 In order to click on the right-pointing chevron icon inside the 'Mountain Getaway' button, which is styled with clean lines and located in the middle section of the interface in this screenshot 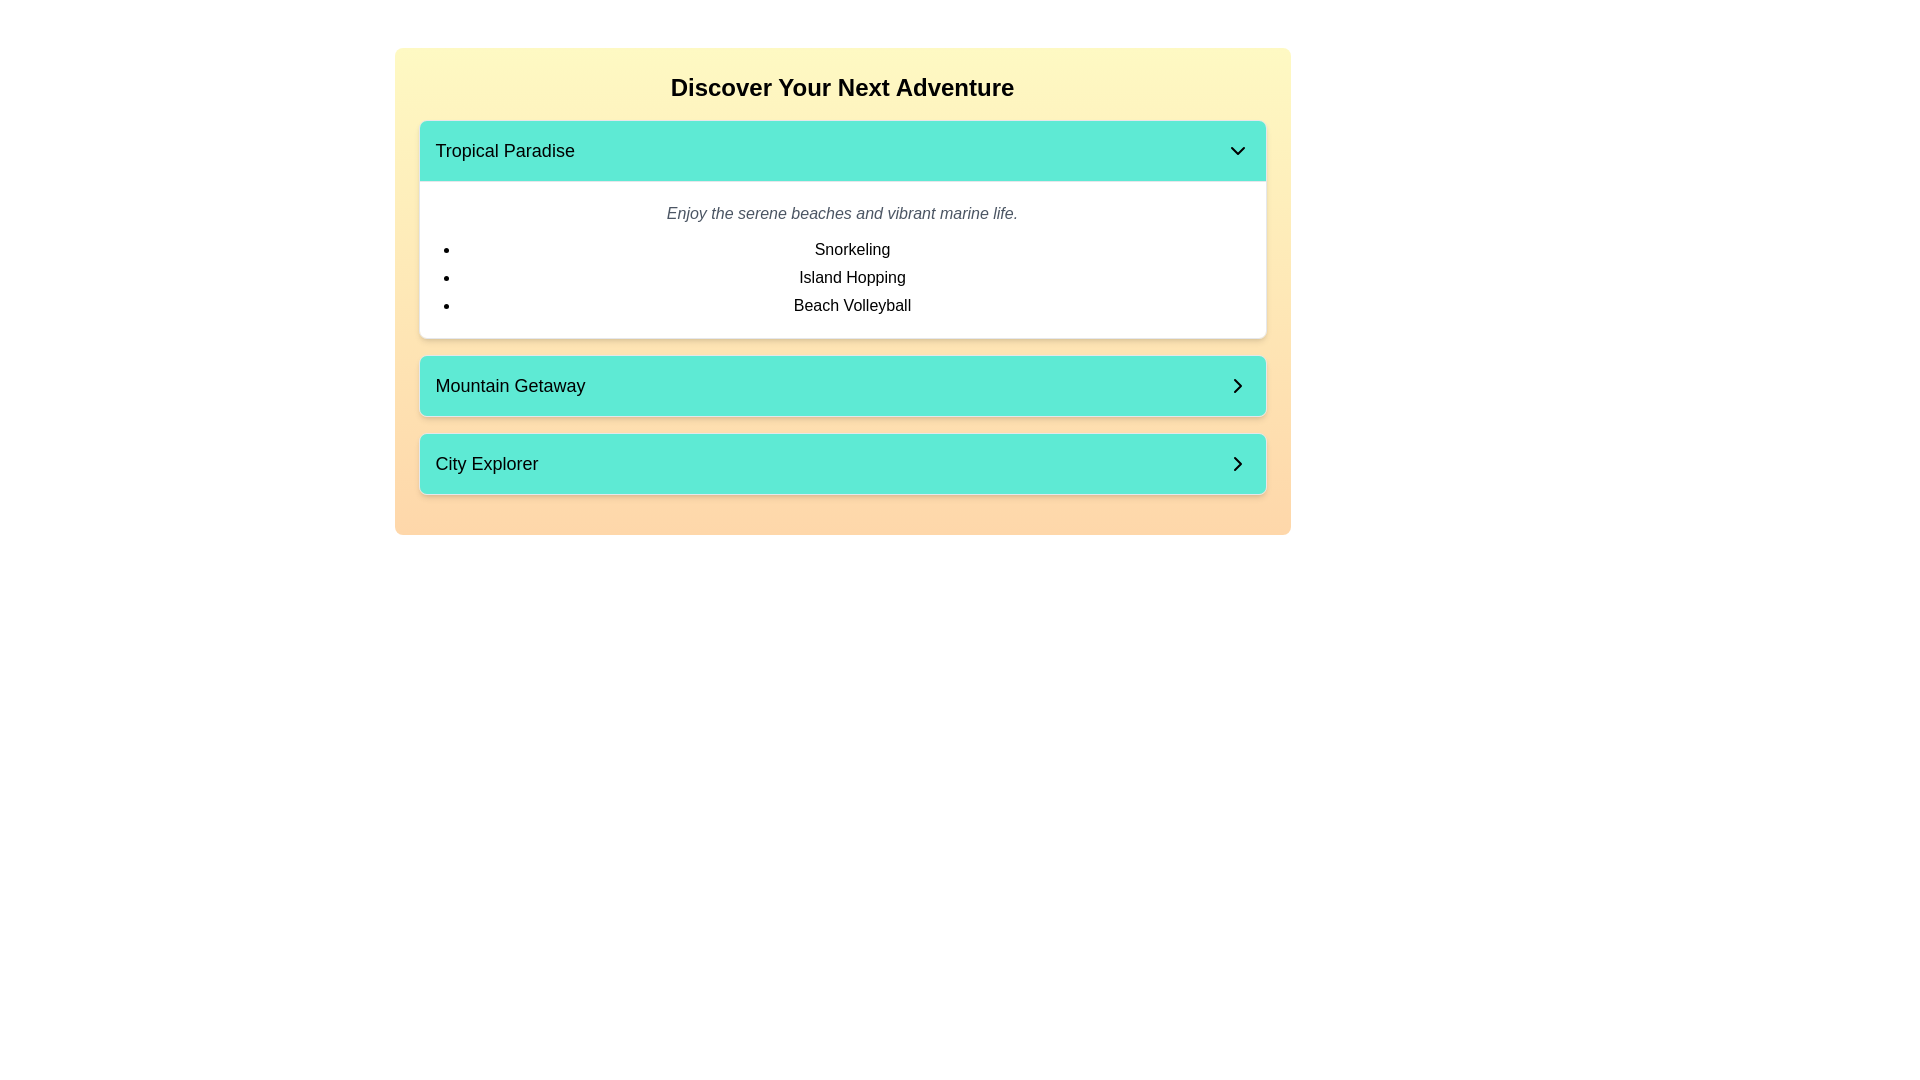, I will do `click(1236, 385)`.